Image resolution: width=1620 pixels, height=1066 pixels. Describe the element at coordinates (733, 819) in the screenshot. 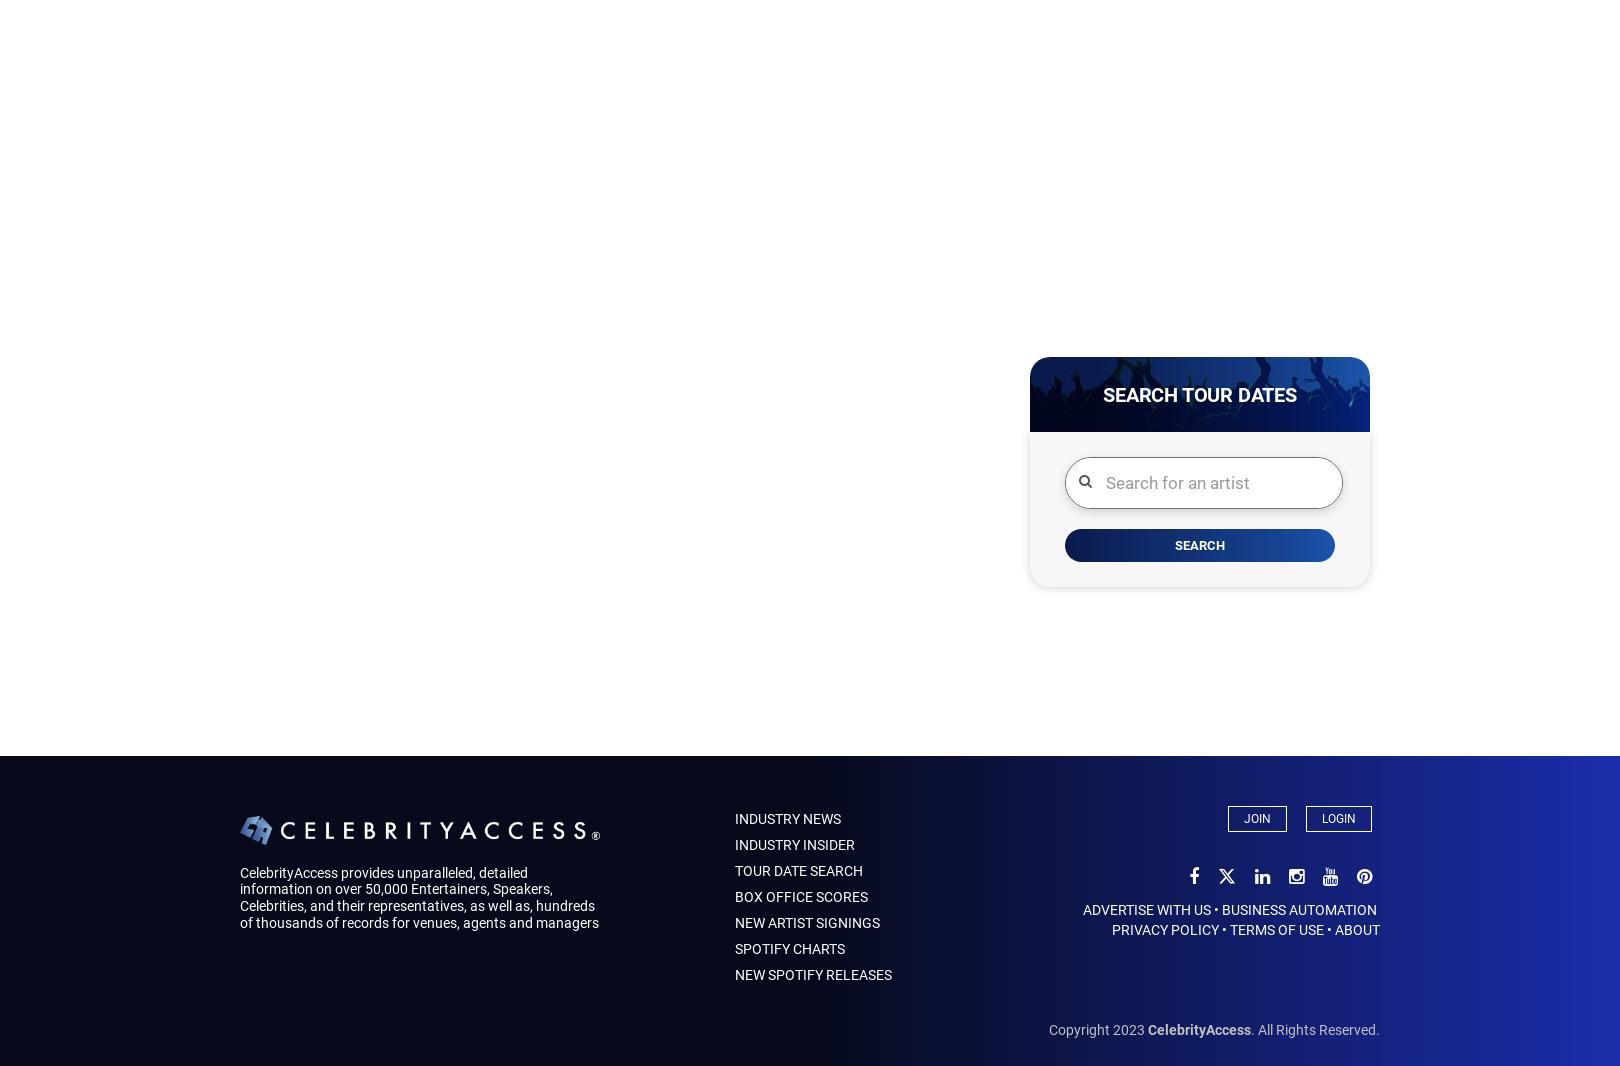

I see `'Industry News'` at that location.